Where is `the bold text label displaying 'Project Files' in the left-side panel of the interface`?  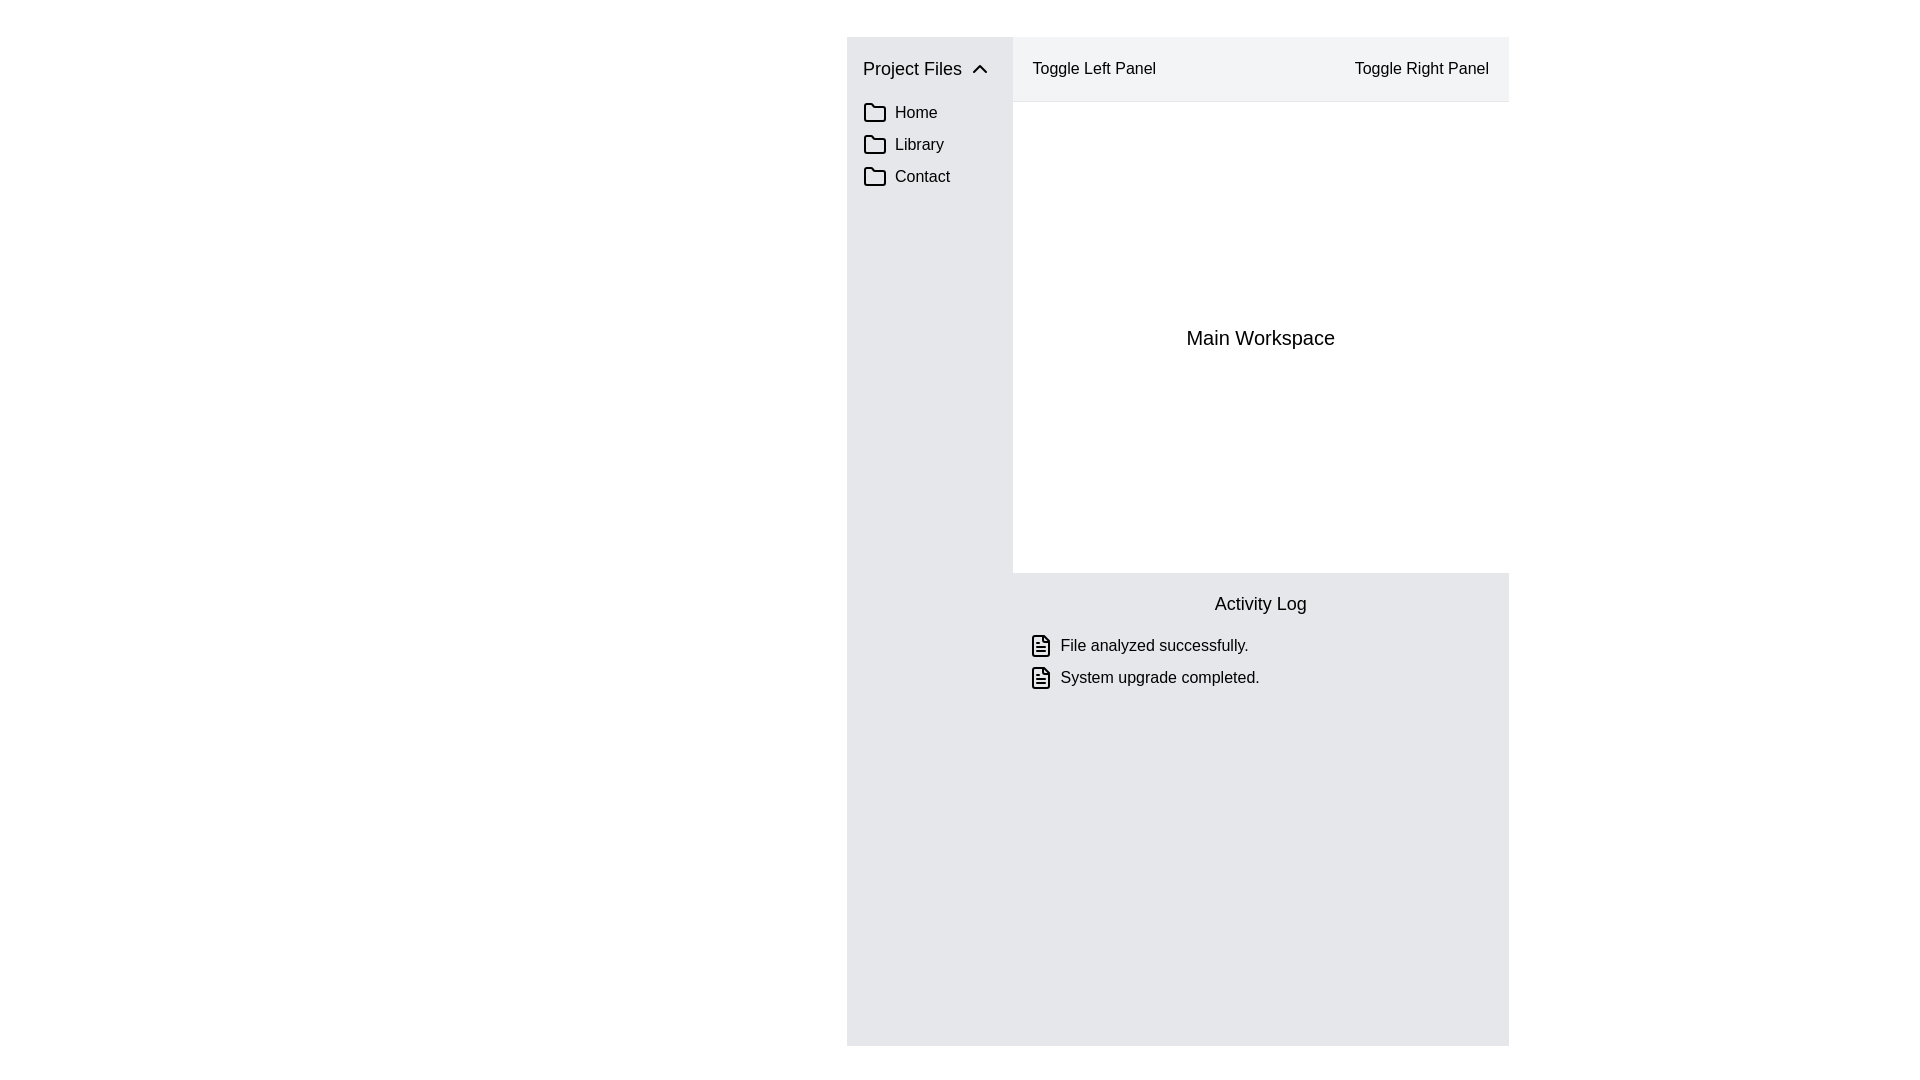 the bold text label displaying 'Project Files' in the left-side panel of the interface is located at coordinates (911, 68).